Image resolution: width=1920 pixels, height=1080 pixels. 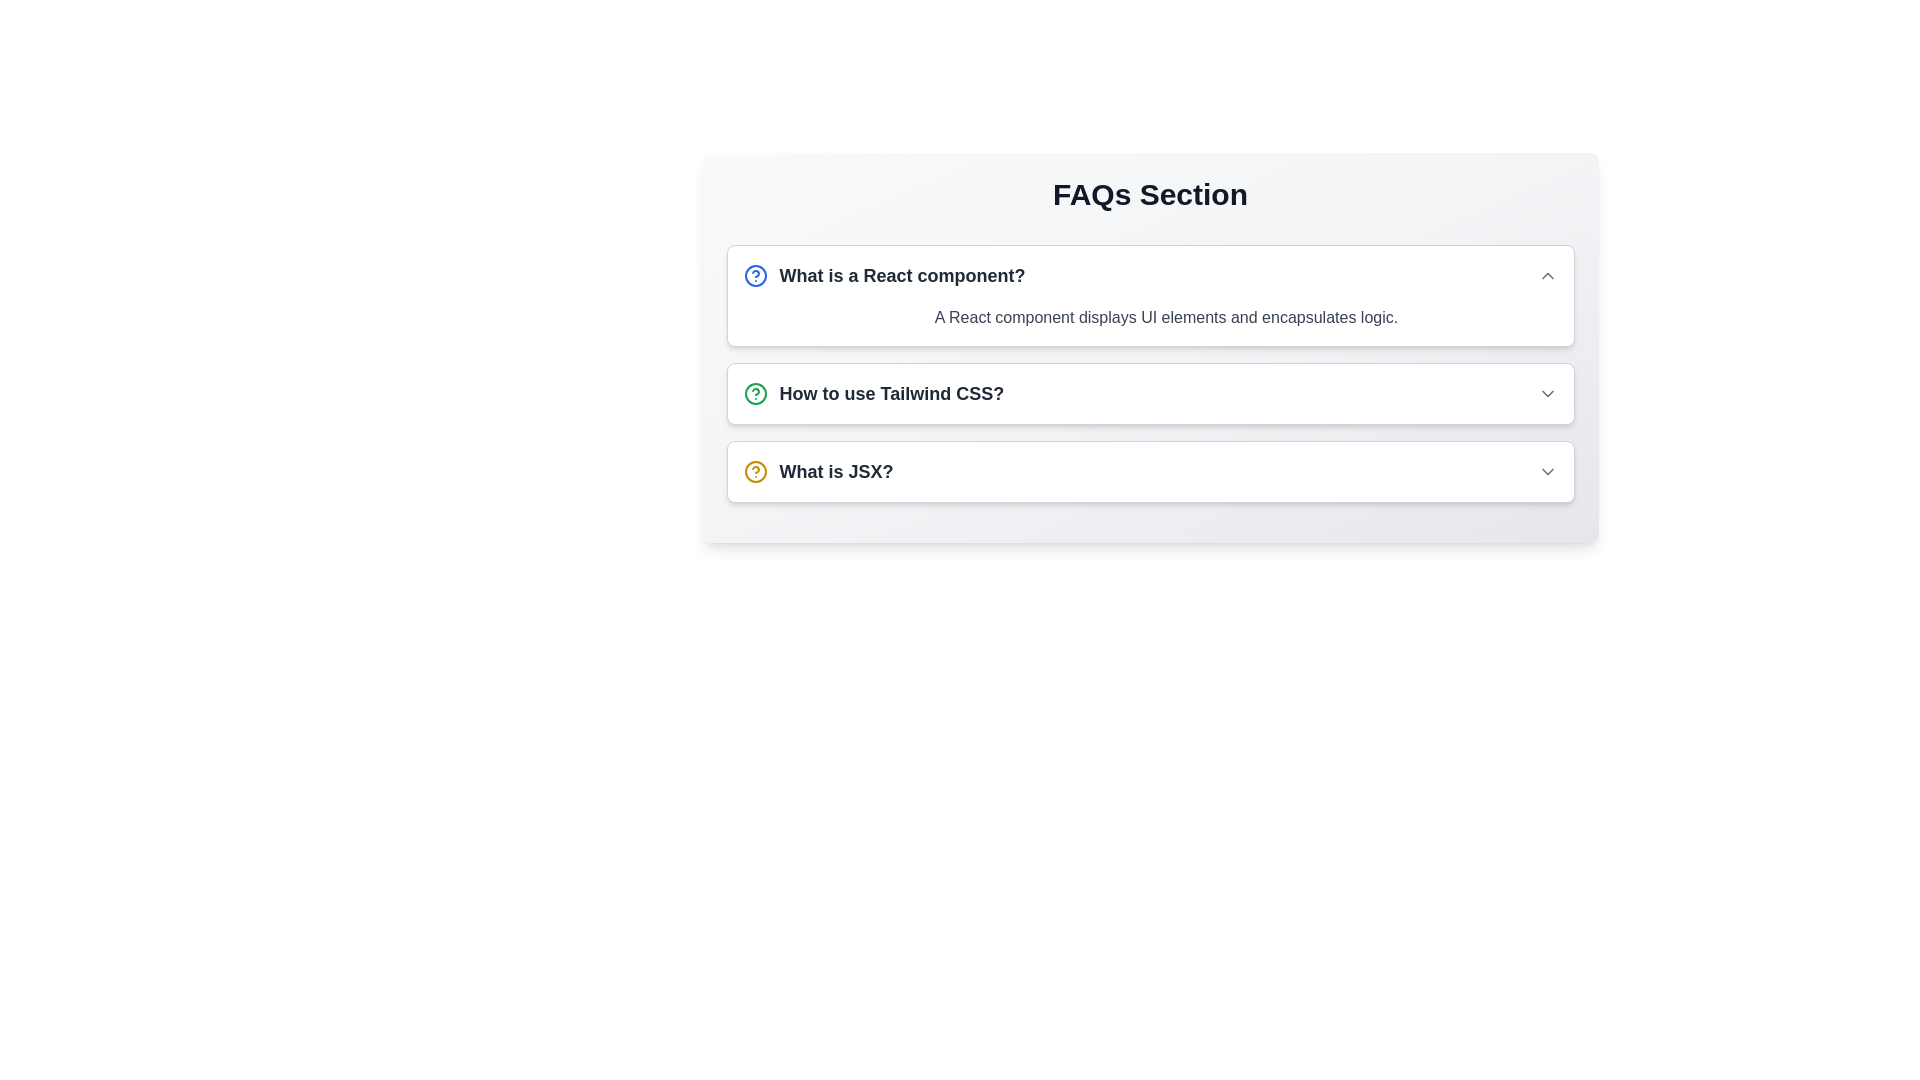 What do you see at coordinates (754, 276) in the screenshot?
I see `the blue question mark icon enclosed within a circle, which is located to the left of the text 'What is a React component?'` at bounding box center [754, 276].